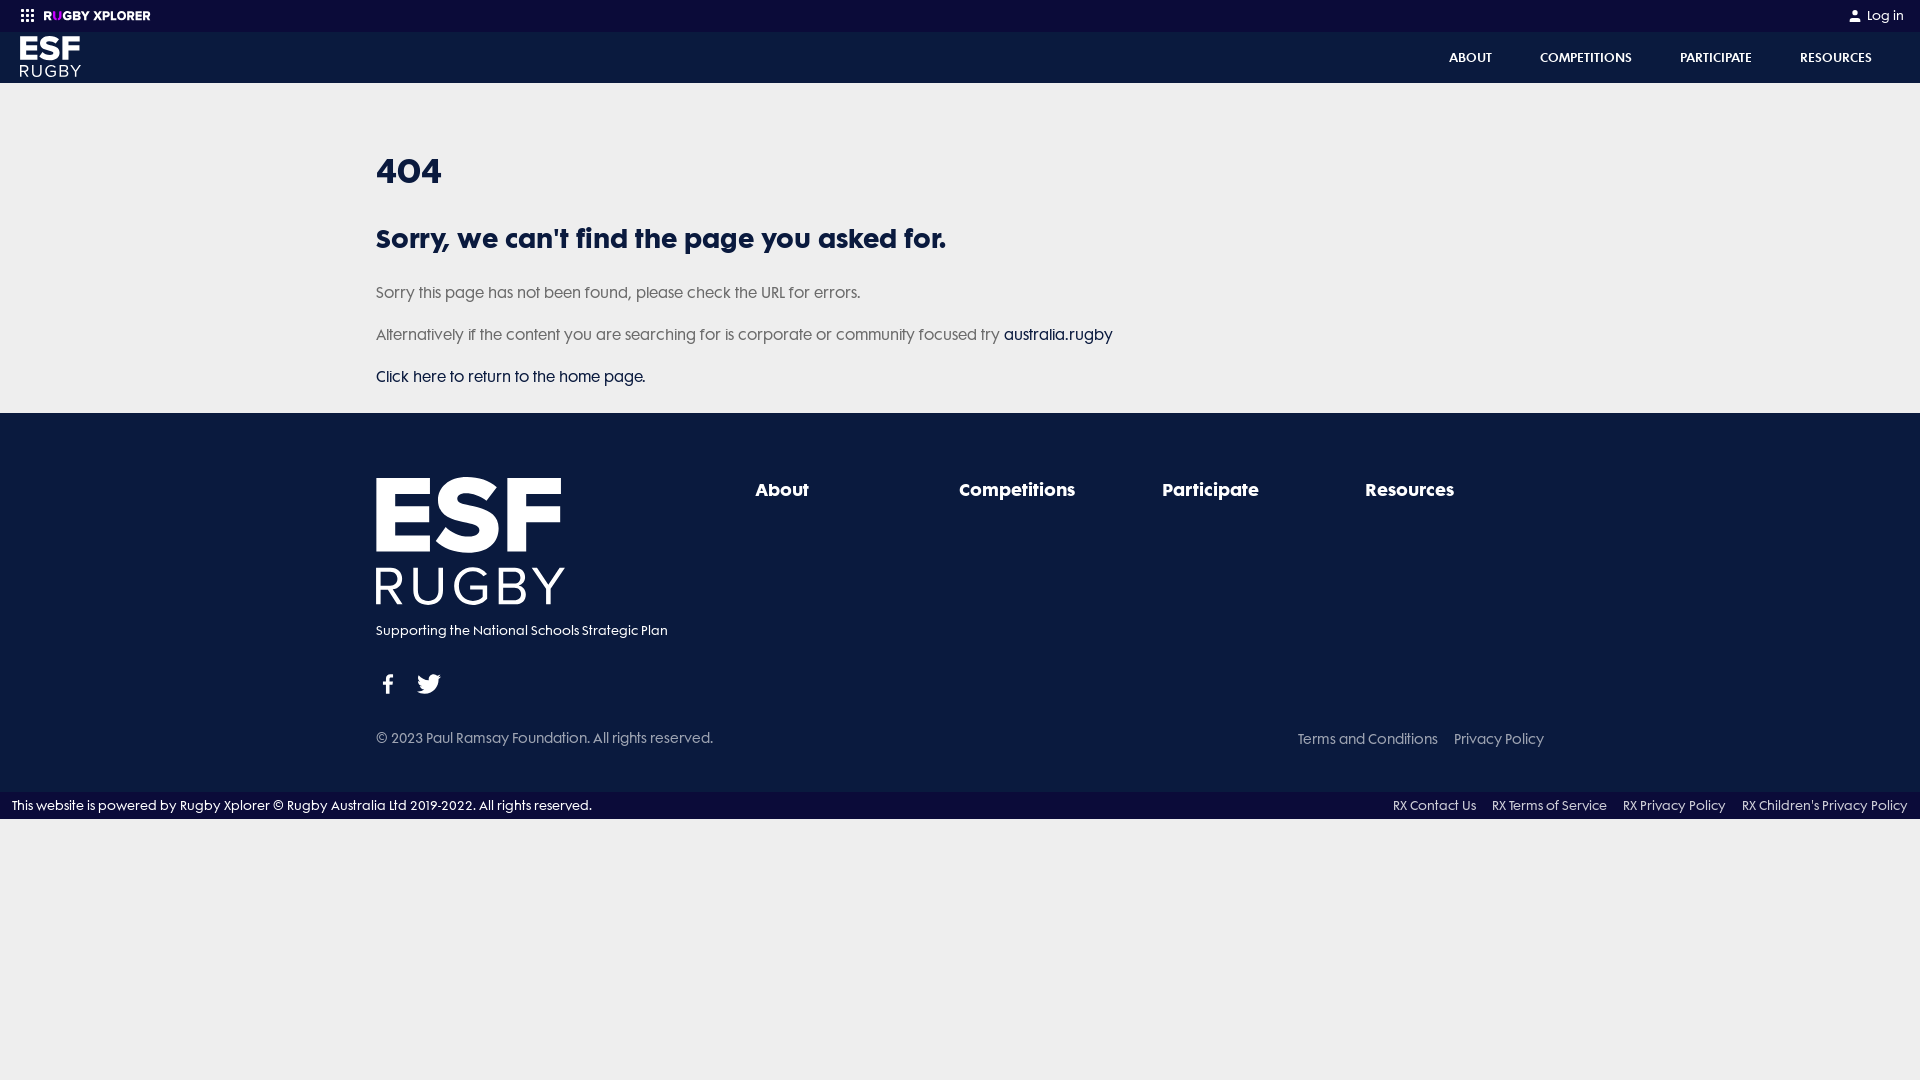 The image size is (1920, 1080). Describe the element at coordinates (1674, 804) in the screenshot. I see `'RX Privacy Policy'` at that location.